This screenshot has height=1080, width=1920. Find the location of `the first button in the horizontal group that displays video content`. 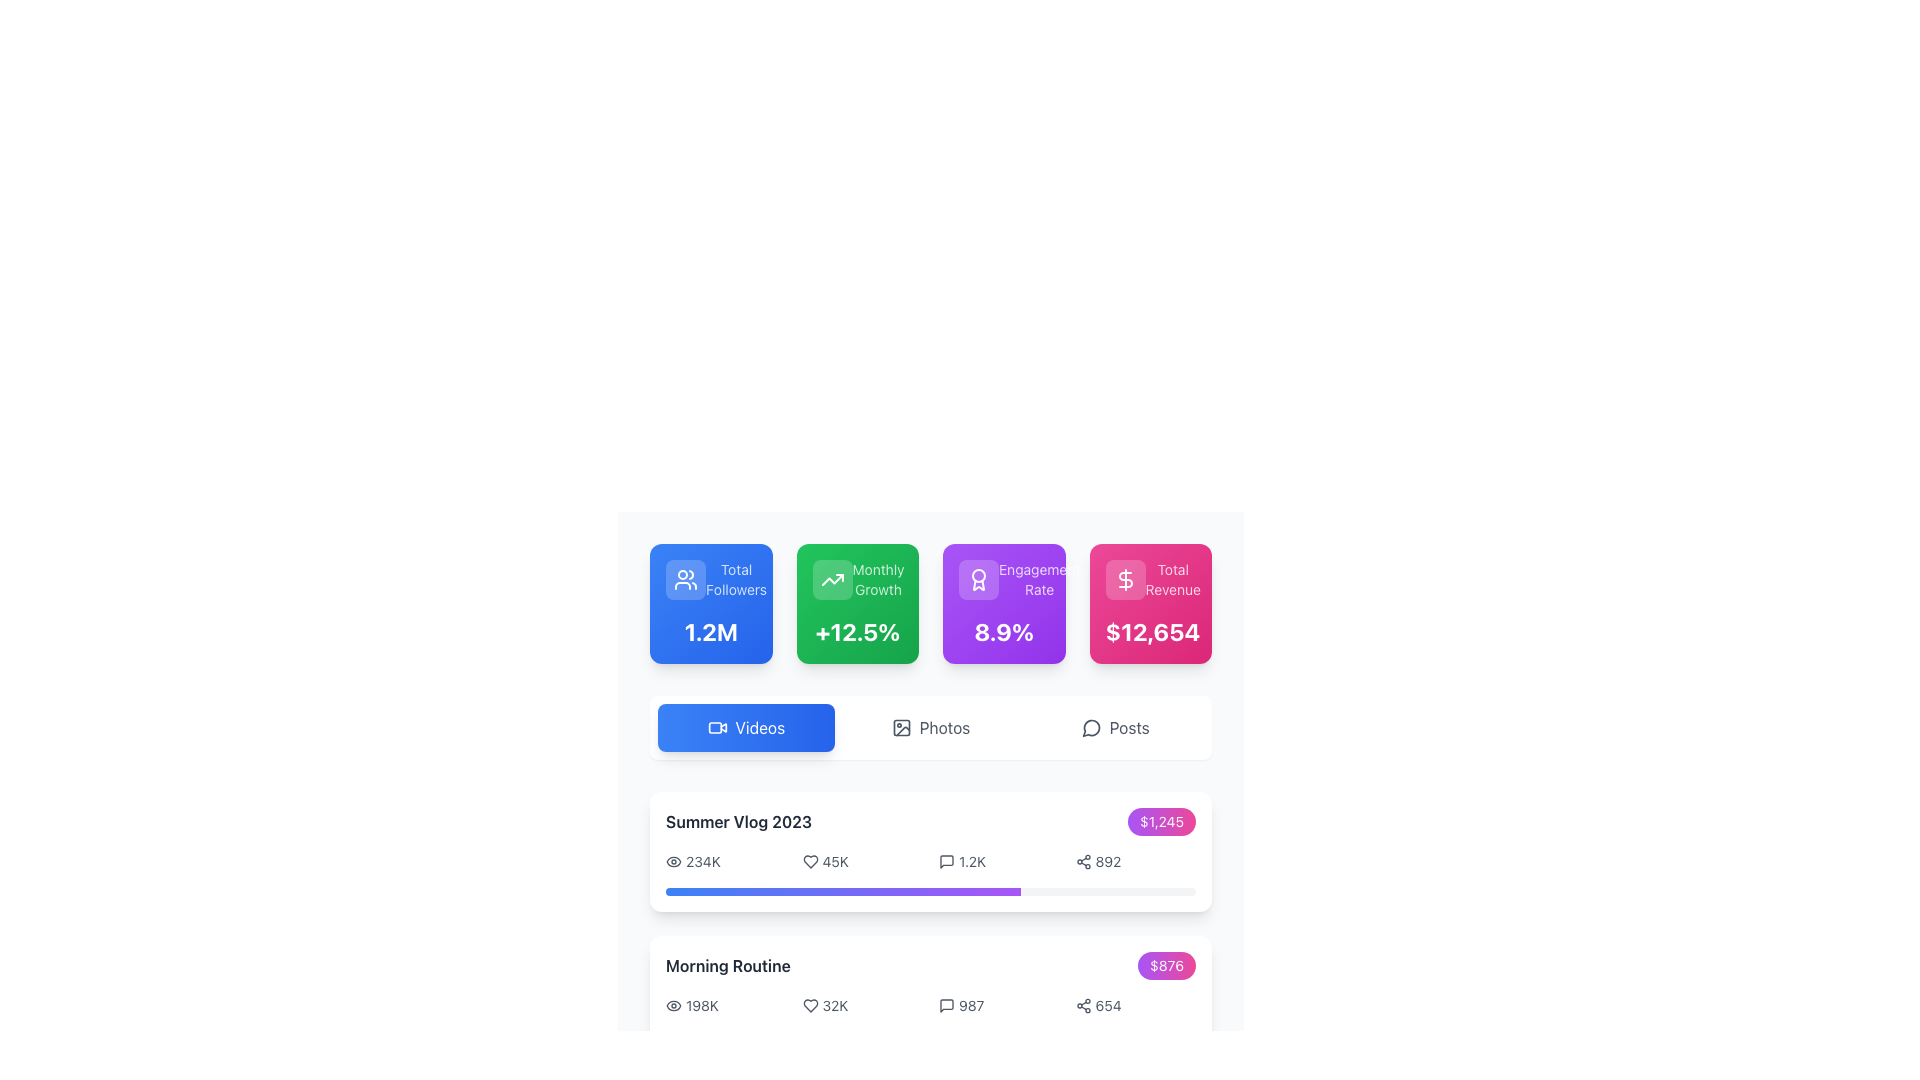

the first button in the horizontal group that displays video content is located at coordinates (745, 728).